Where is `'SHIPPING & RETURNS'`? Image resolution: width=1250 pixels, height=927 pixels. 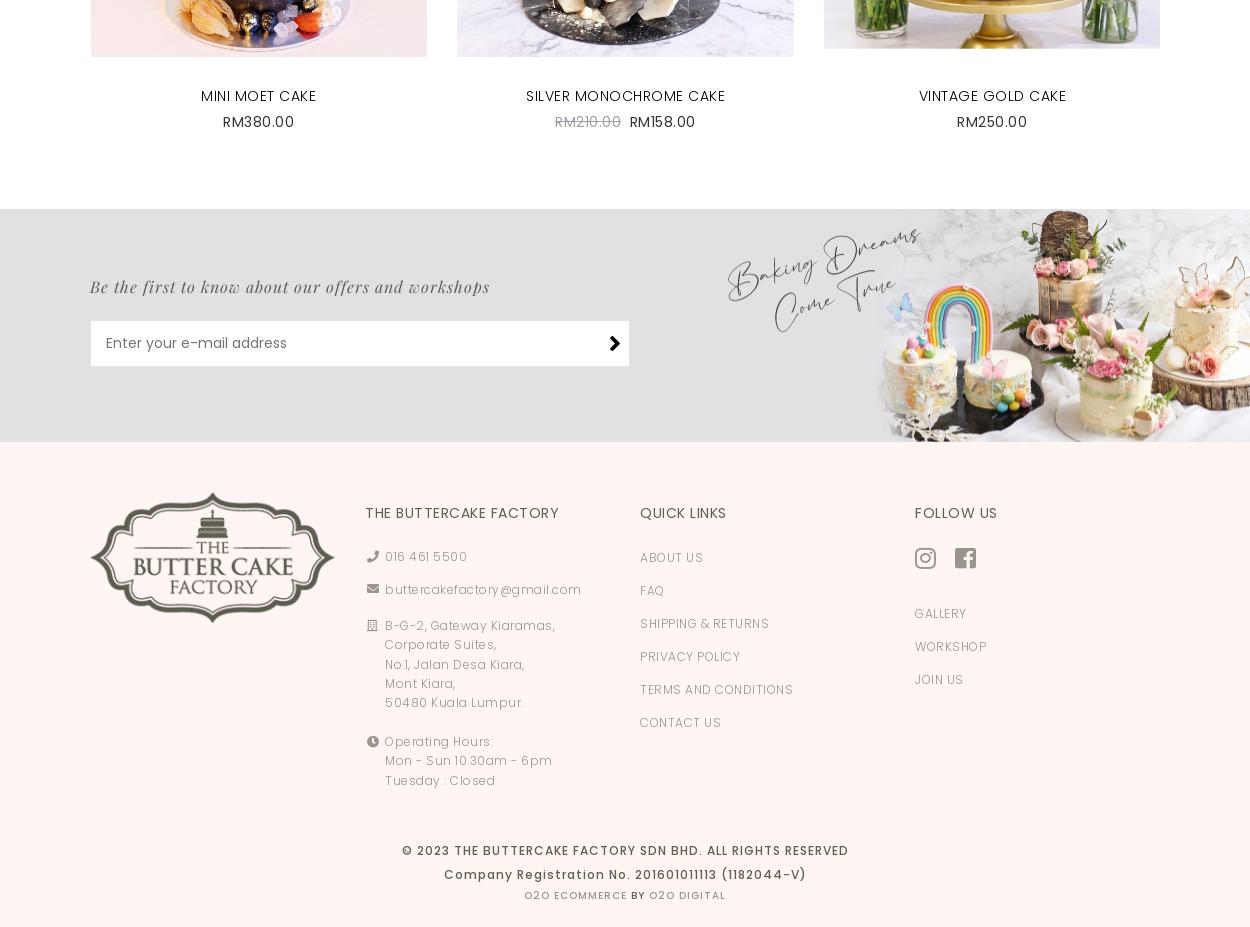
'SHIPPING & RETURNS' is located at coordinates (703, 622).